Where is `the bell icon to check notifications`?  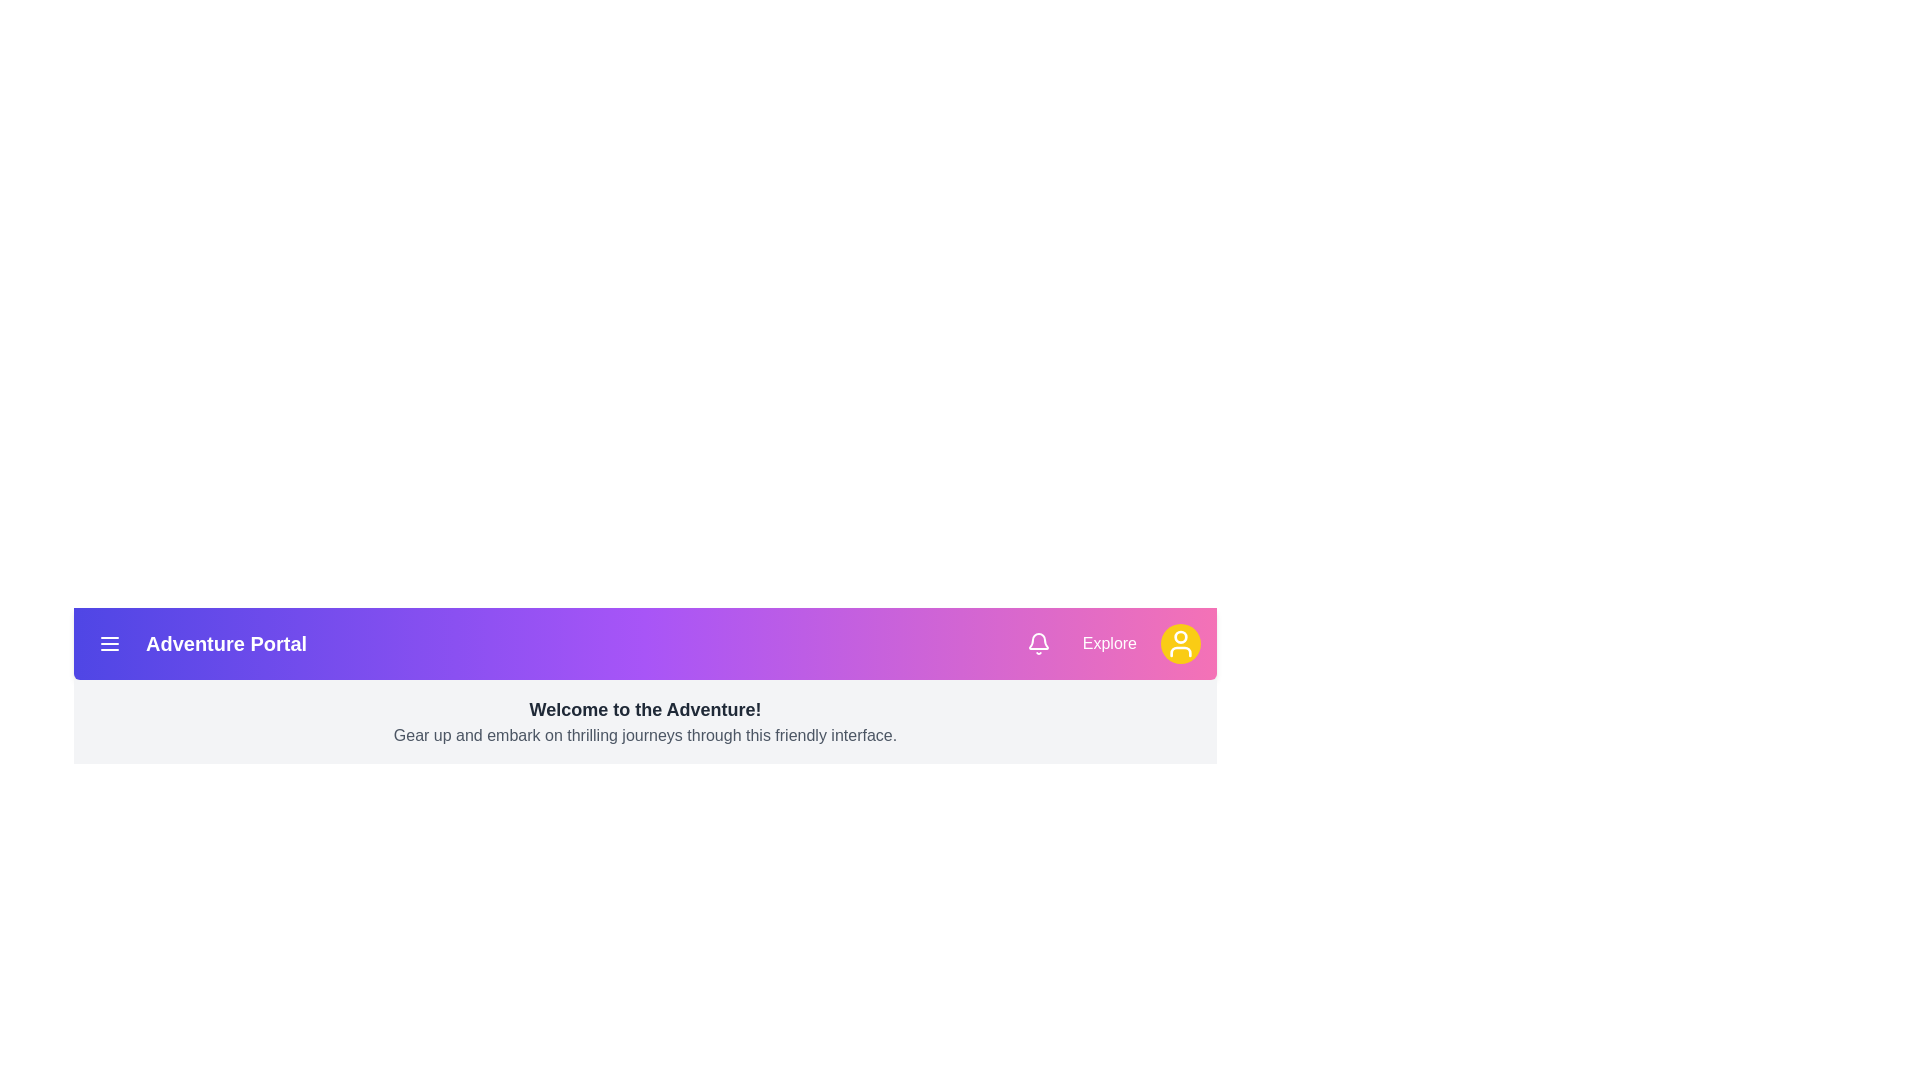 the bell icon to check notifications is located at coordinates (1038, 644).